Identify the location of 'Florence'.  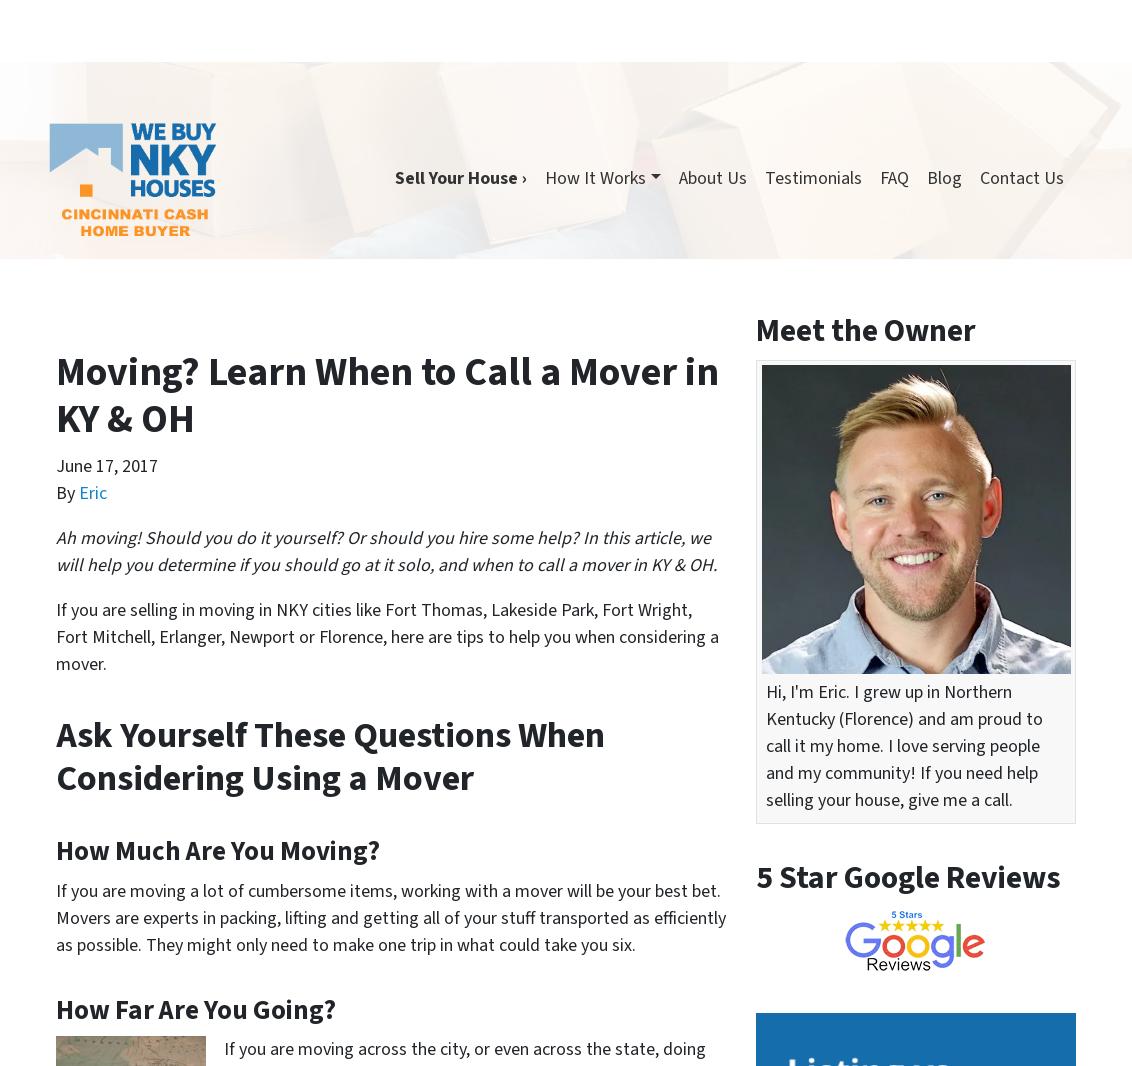
(926, 961).